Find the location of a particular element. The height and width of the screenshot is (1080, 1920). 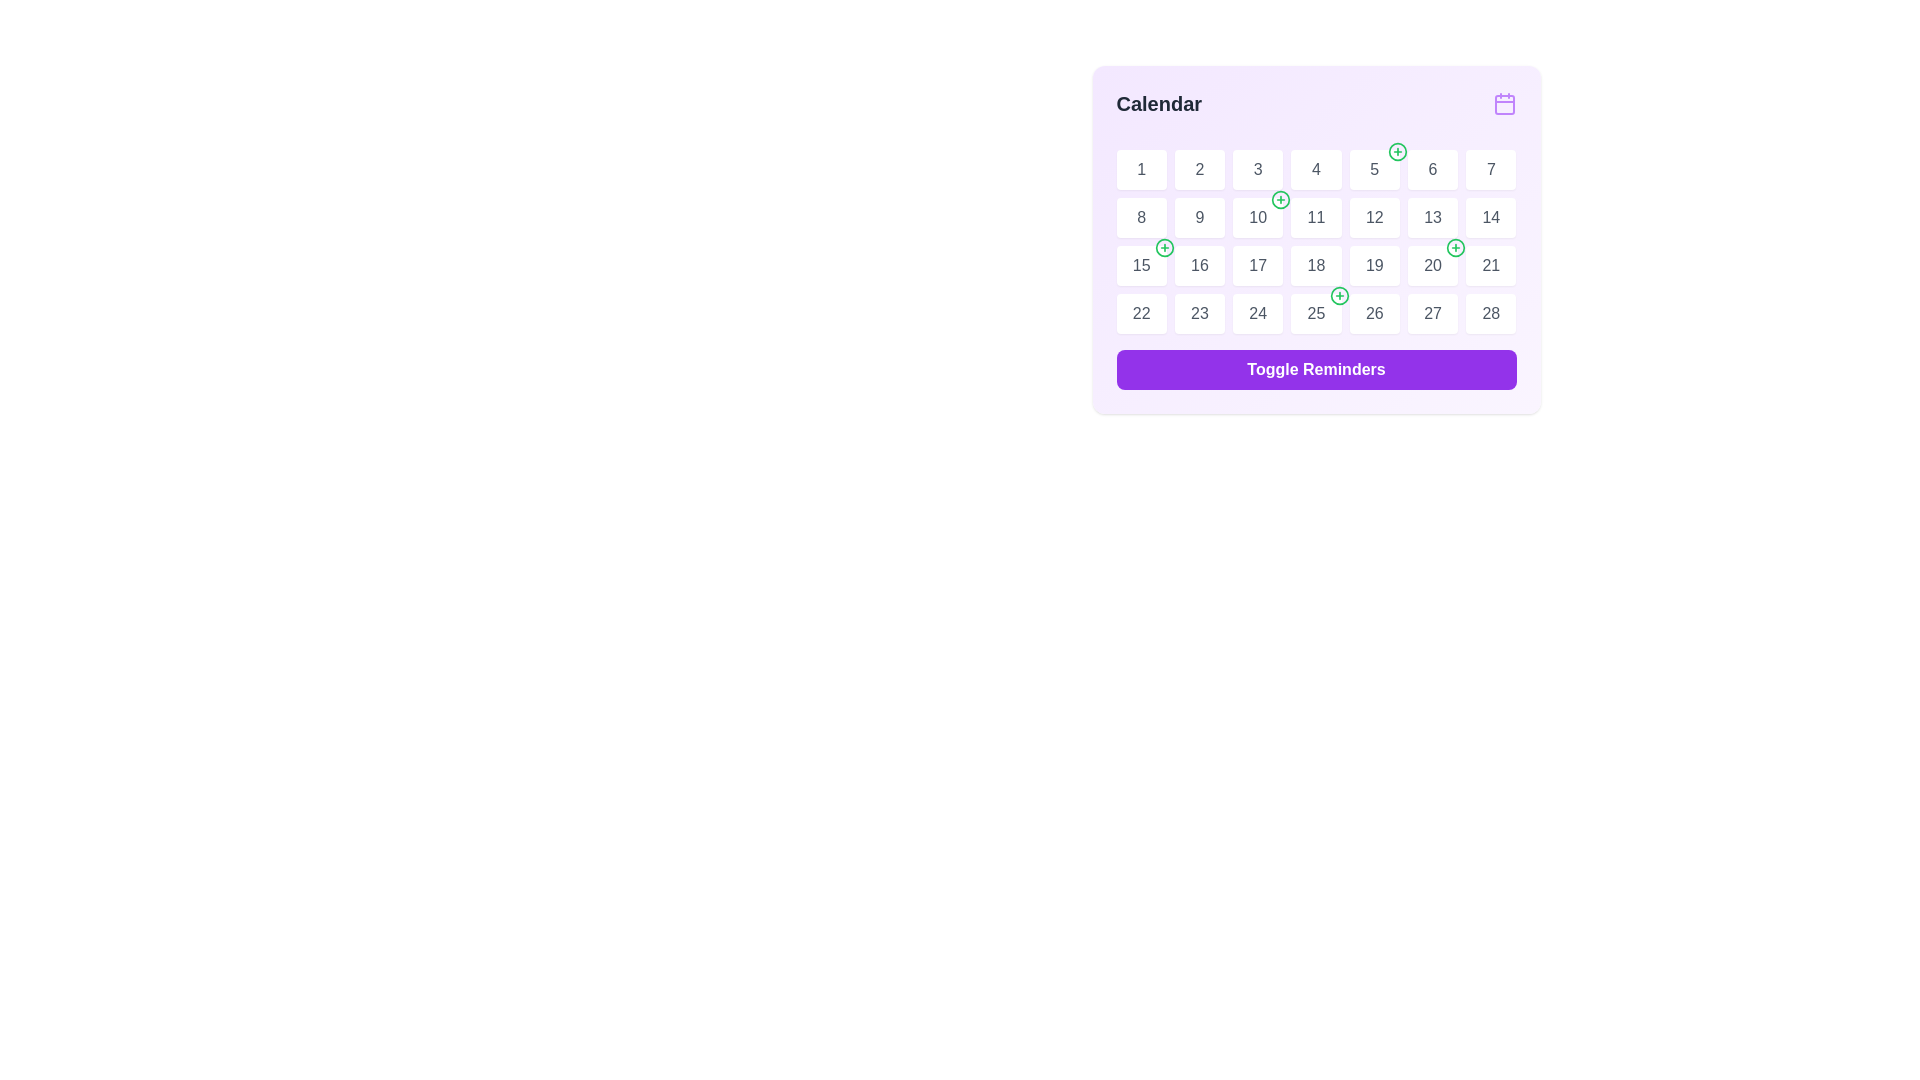

the button displaying '18' in the calendar interface, located in the third row and fourth column is located at coordinates (1316, 265).